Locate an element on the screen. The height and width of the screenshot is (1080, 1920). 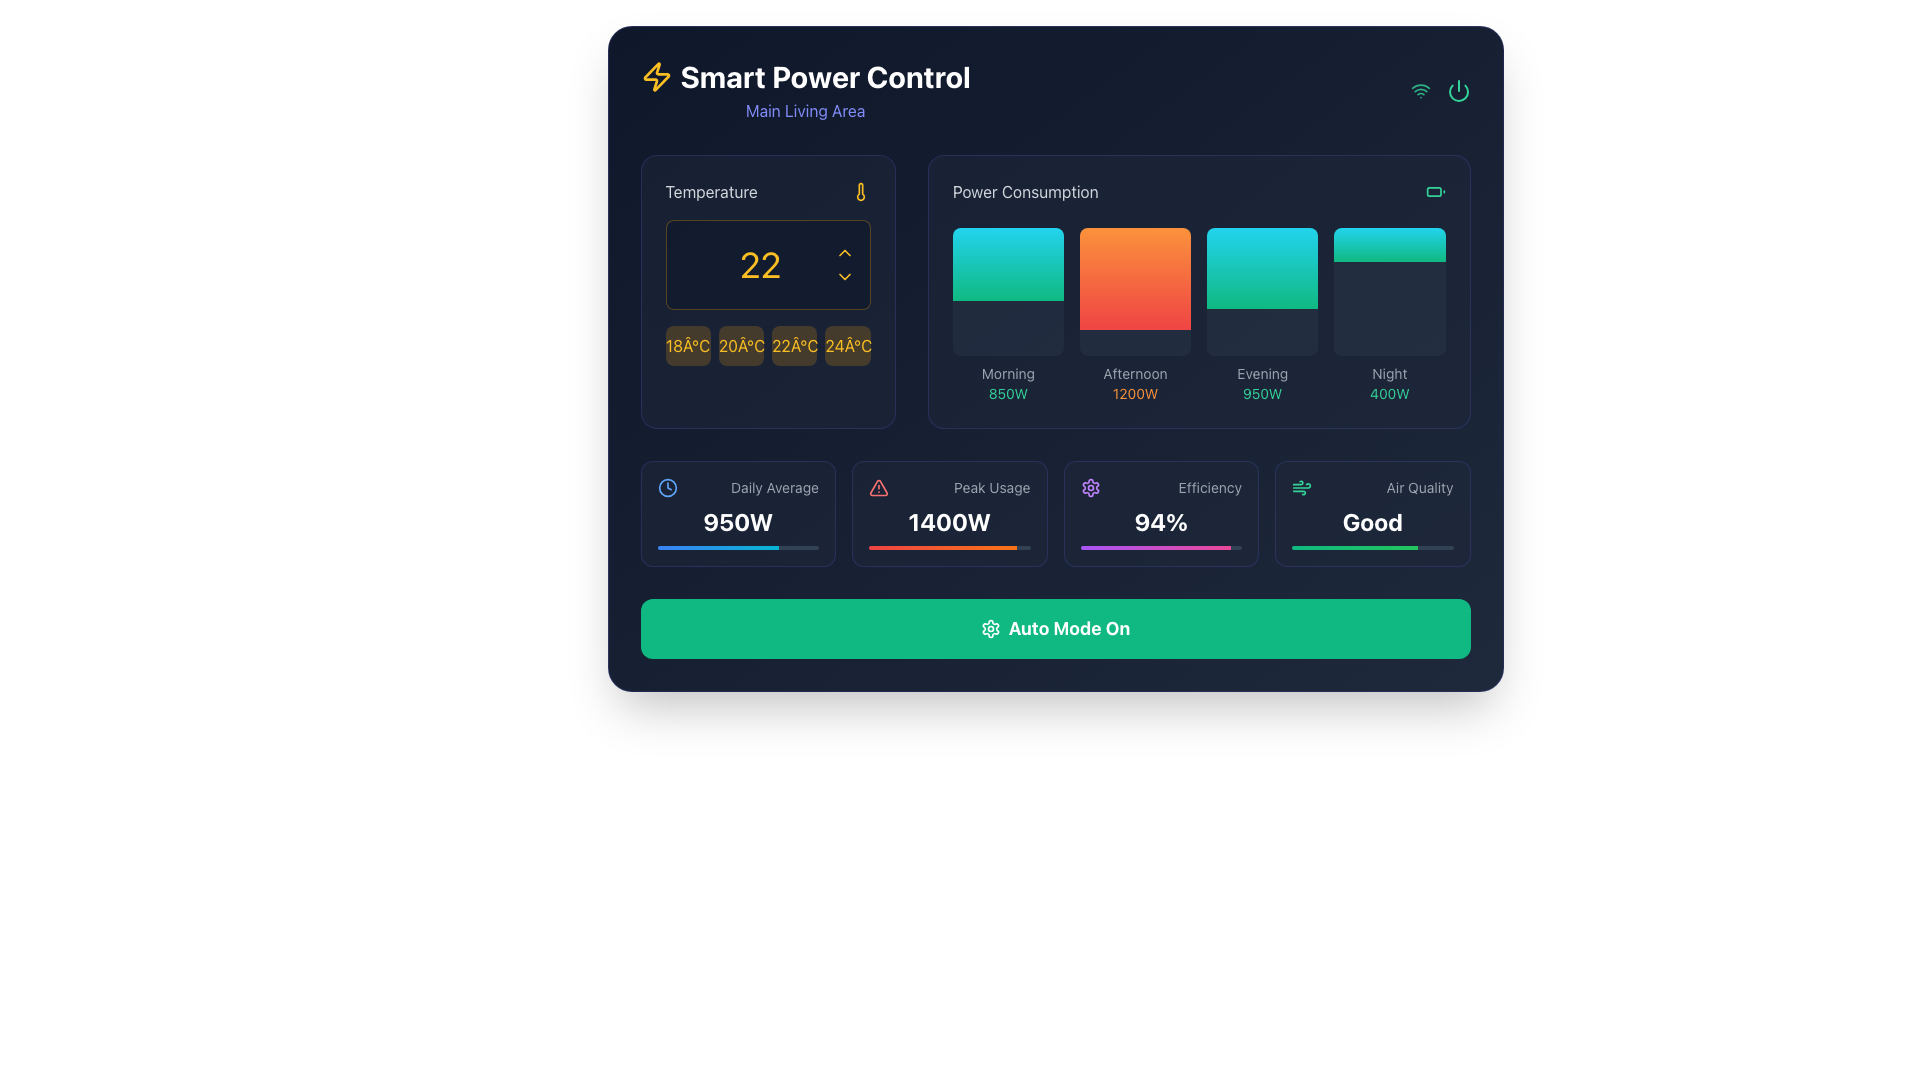
the green circular icon button resembling a power symbol, located in the upper-right corner of the interface is located at coordinates (1458, 91).